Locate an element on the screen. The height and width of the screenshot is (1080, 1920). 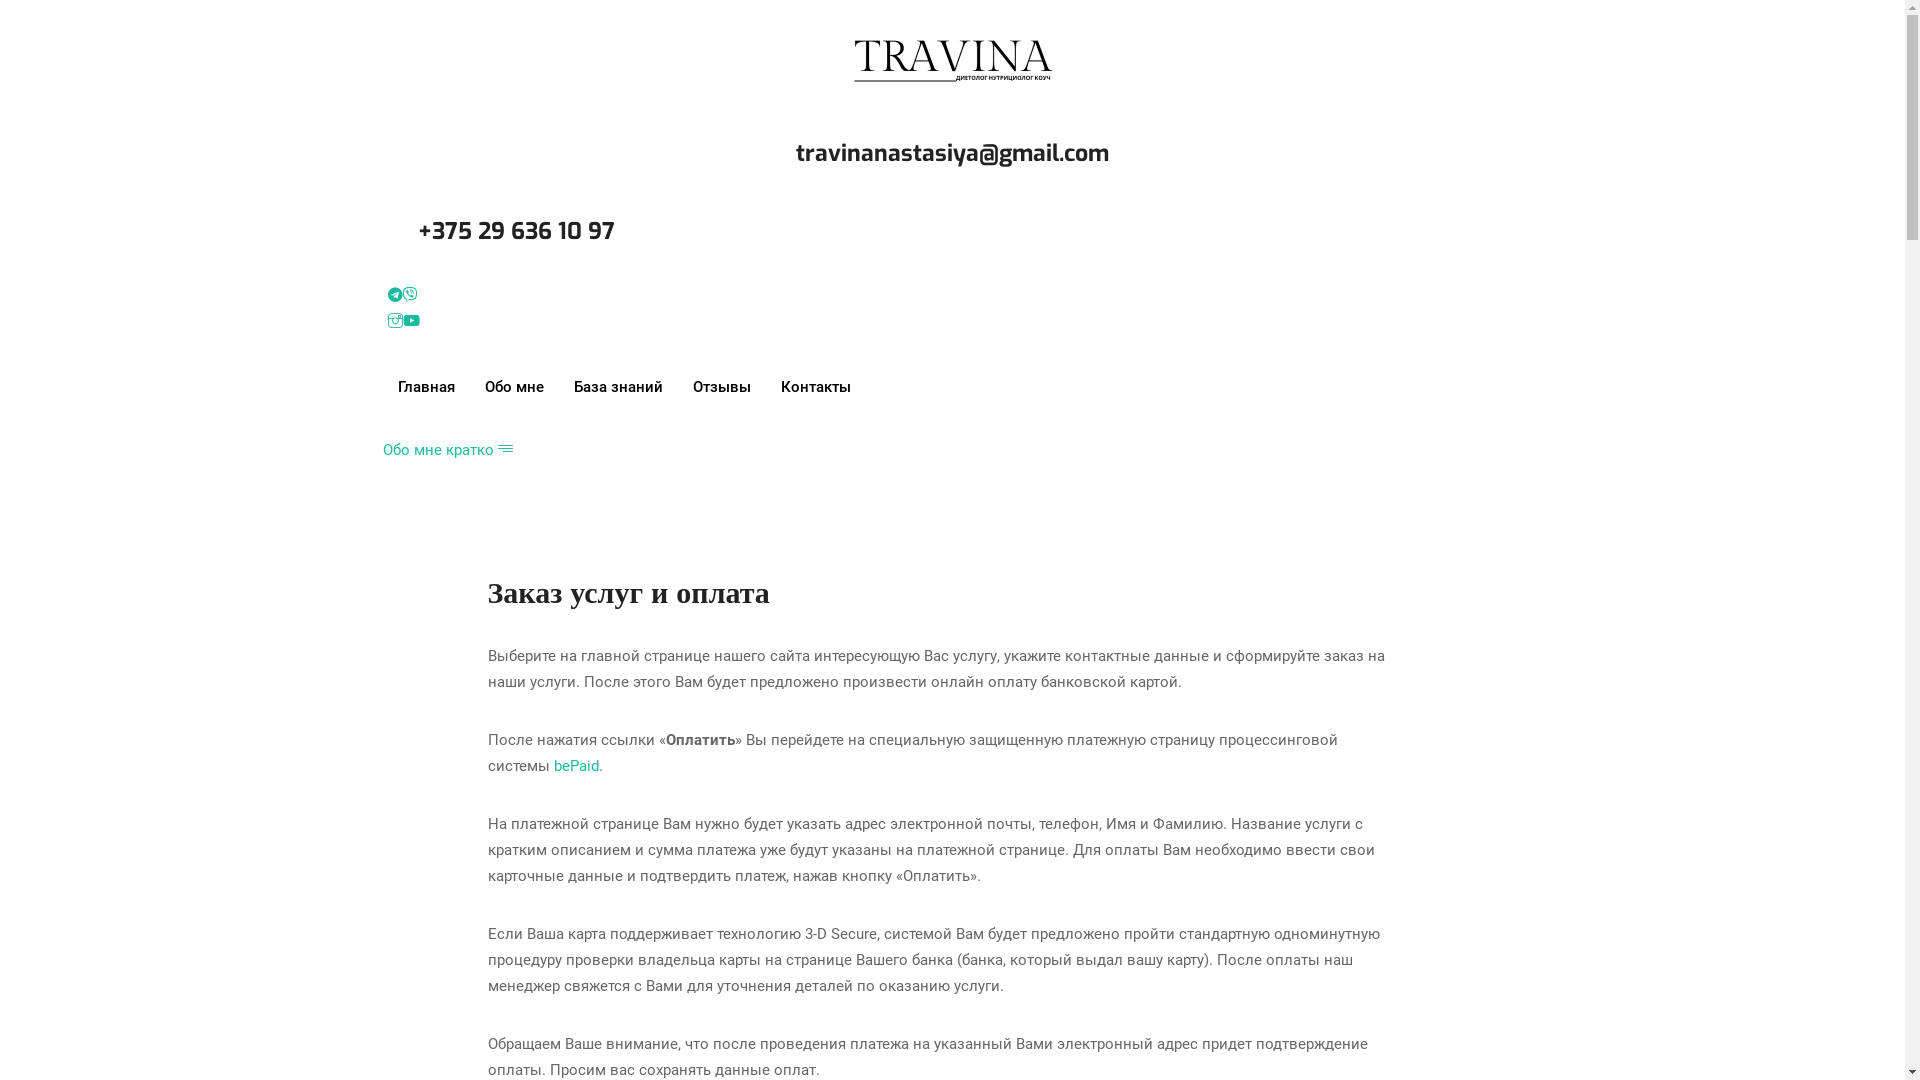
'bePaid' is located at coordinates (575, 765).